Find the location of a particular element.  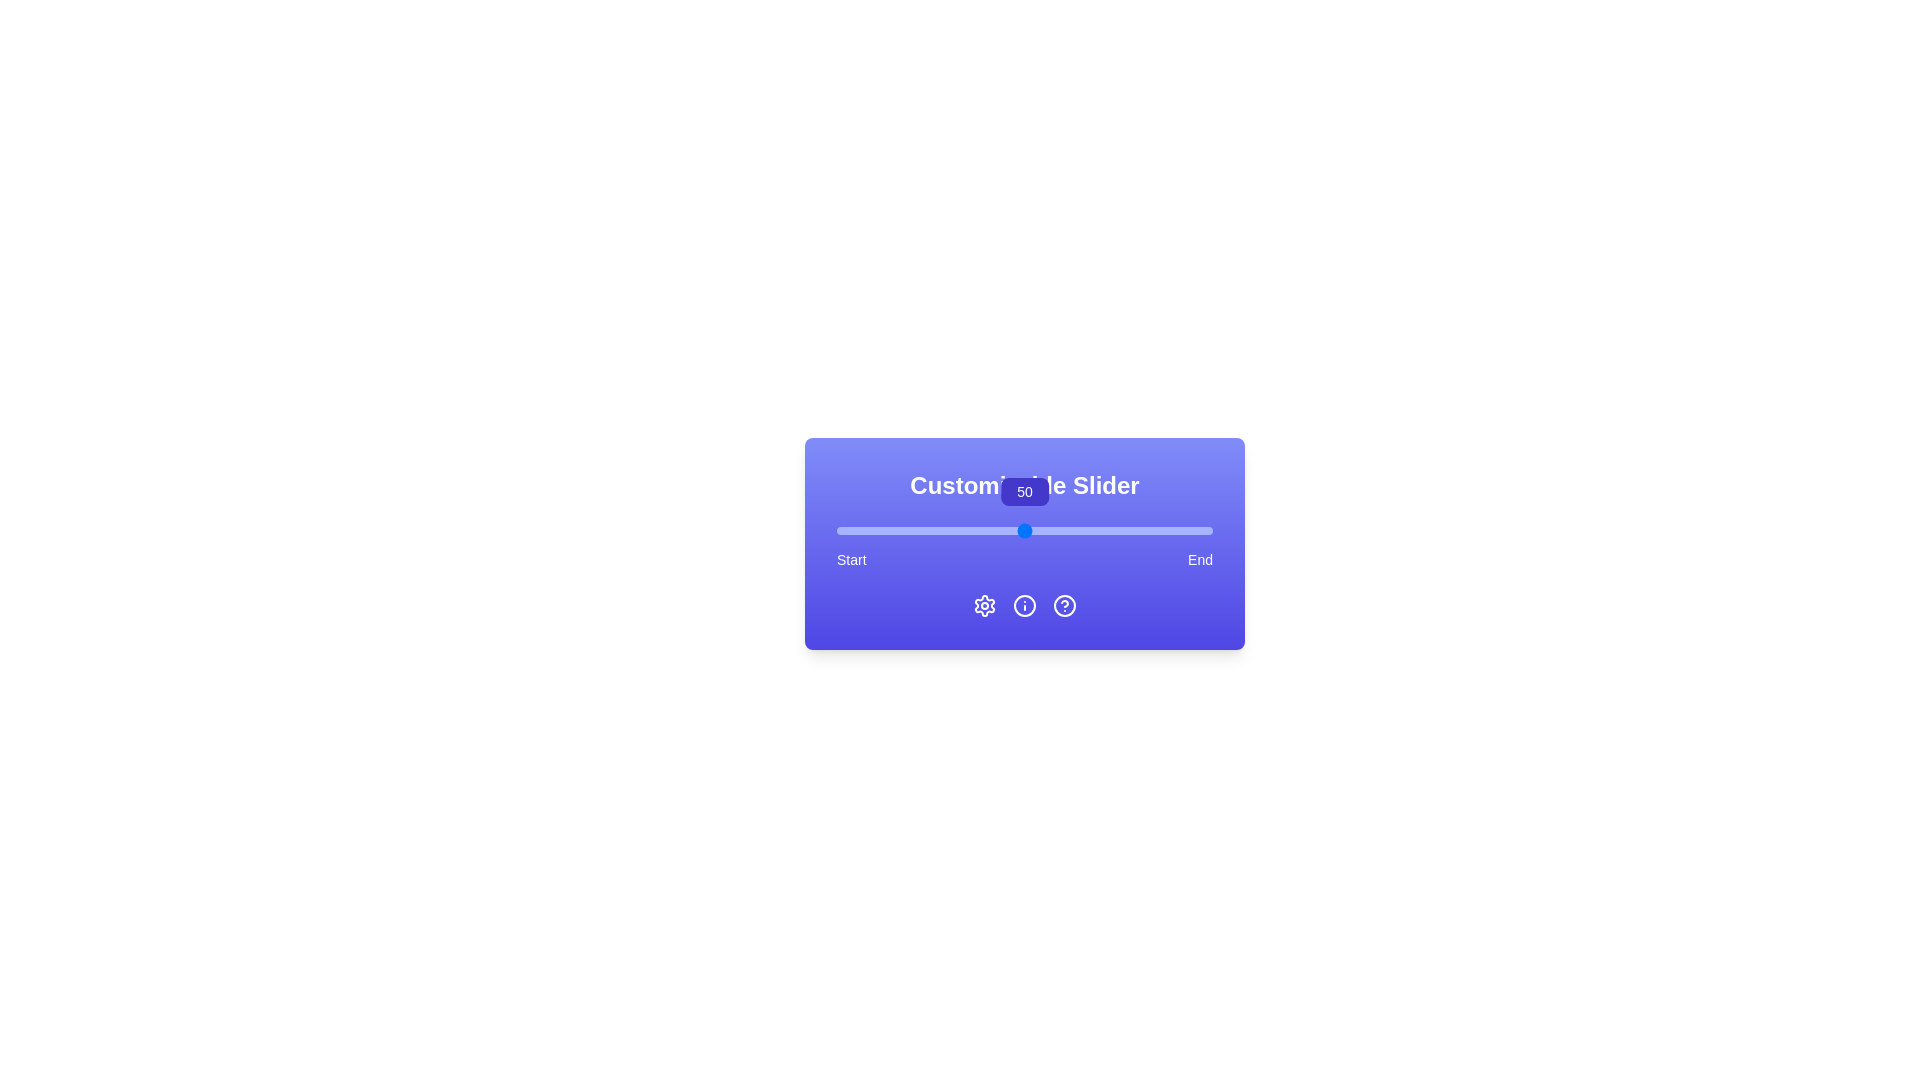

the slider to set the value to 10 is located at coordinates (874, 530).